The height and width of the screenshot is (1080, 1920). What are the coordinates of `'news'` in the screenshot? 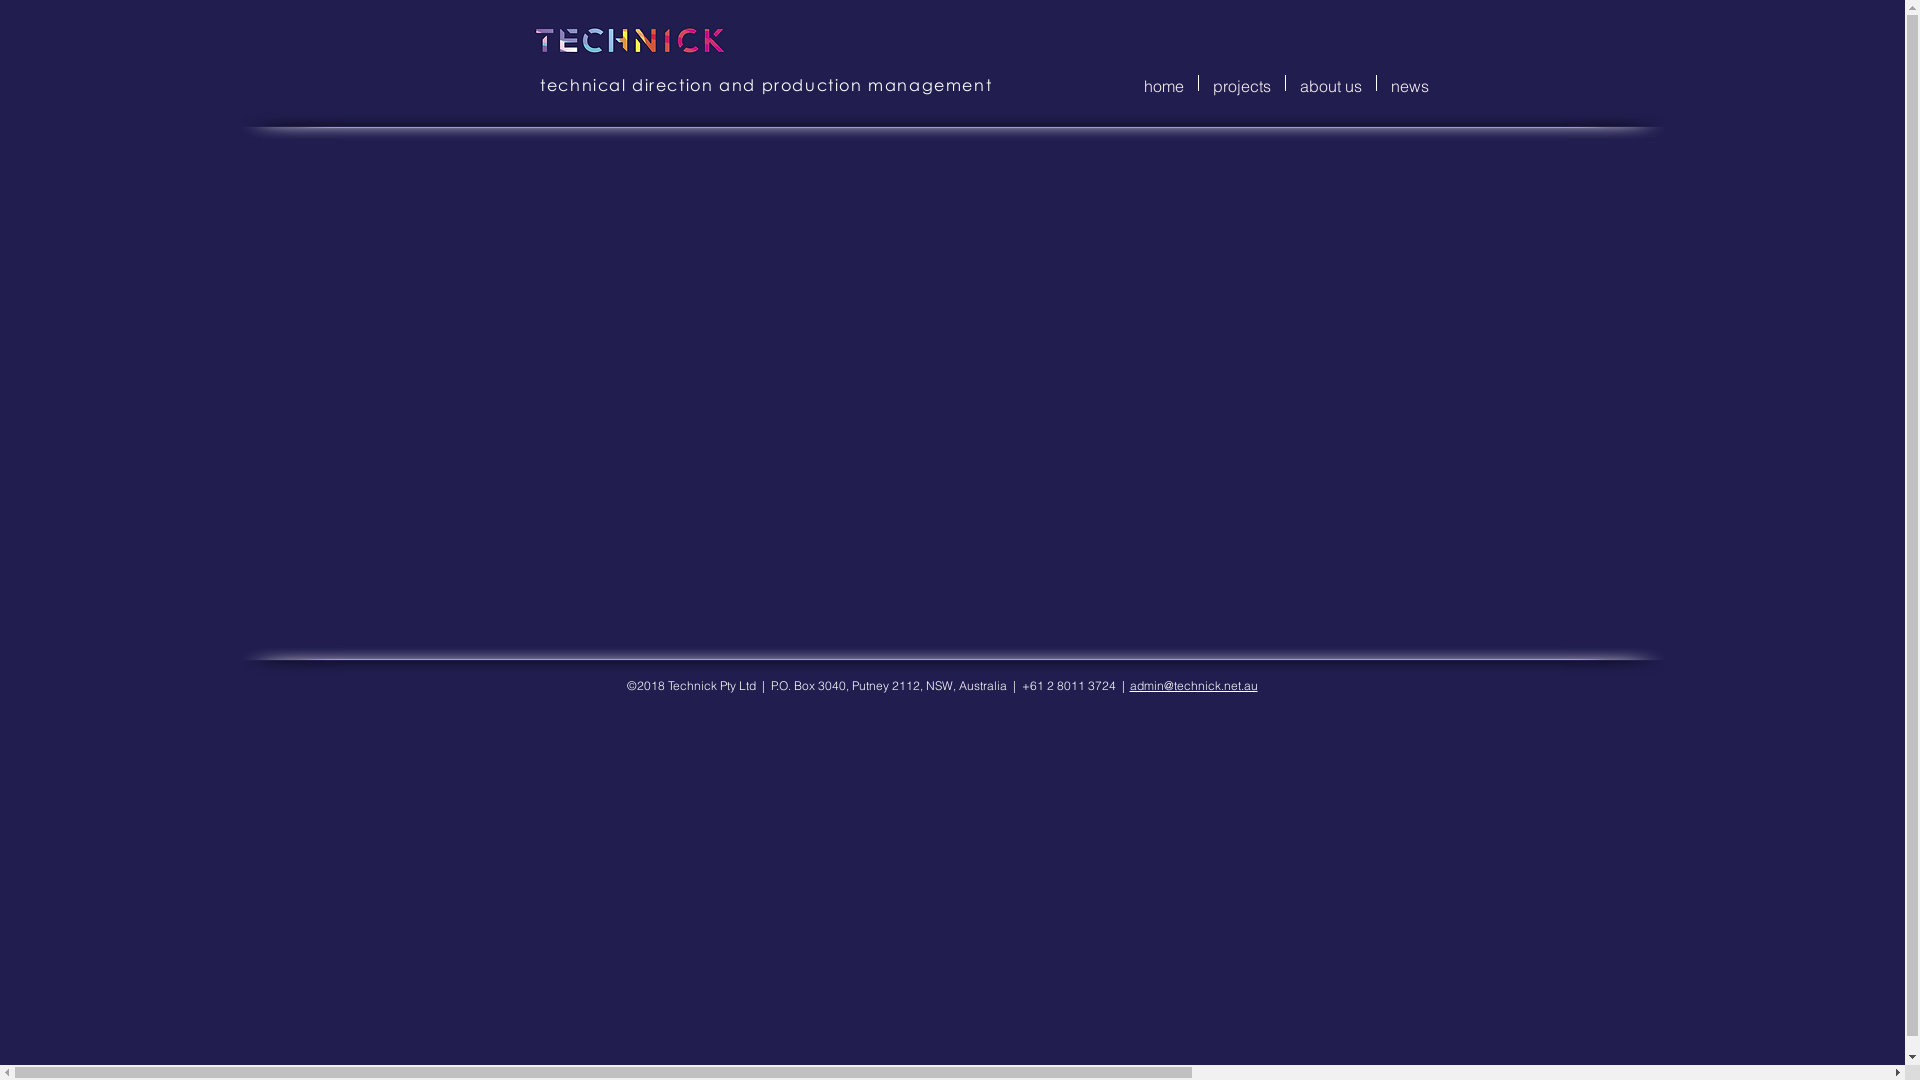 It's located at (1408, 82).